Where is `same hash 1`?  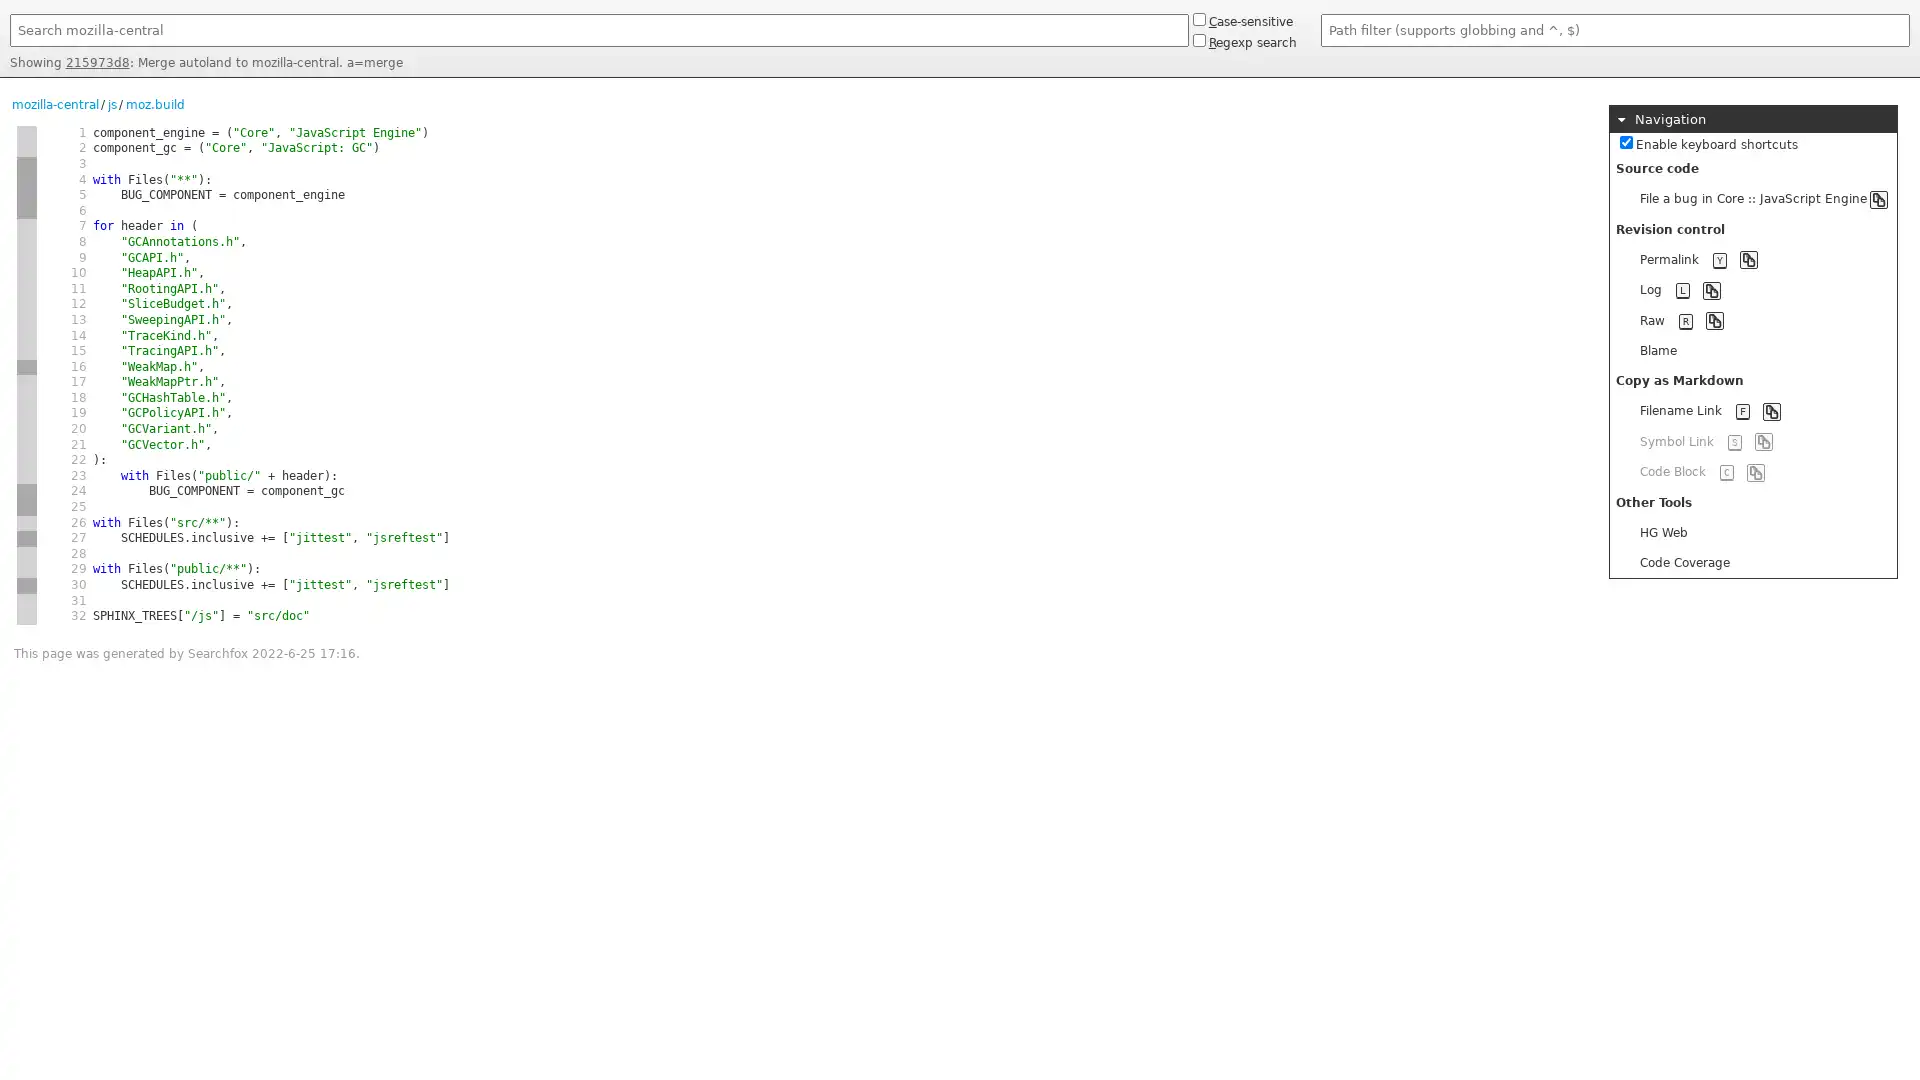
same hash 1 is located at coordinates (27, 350).